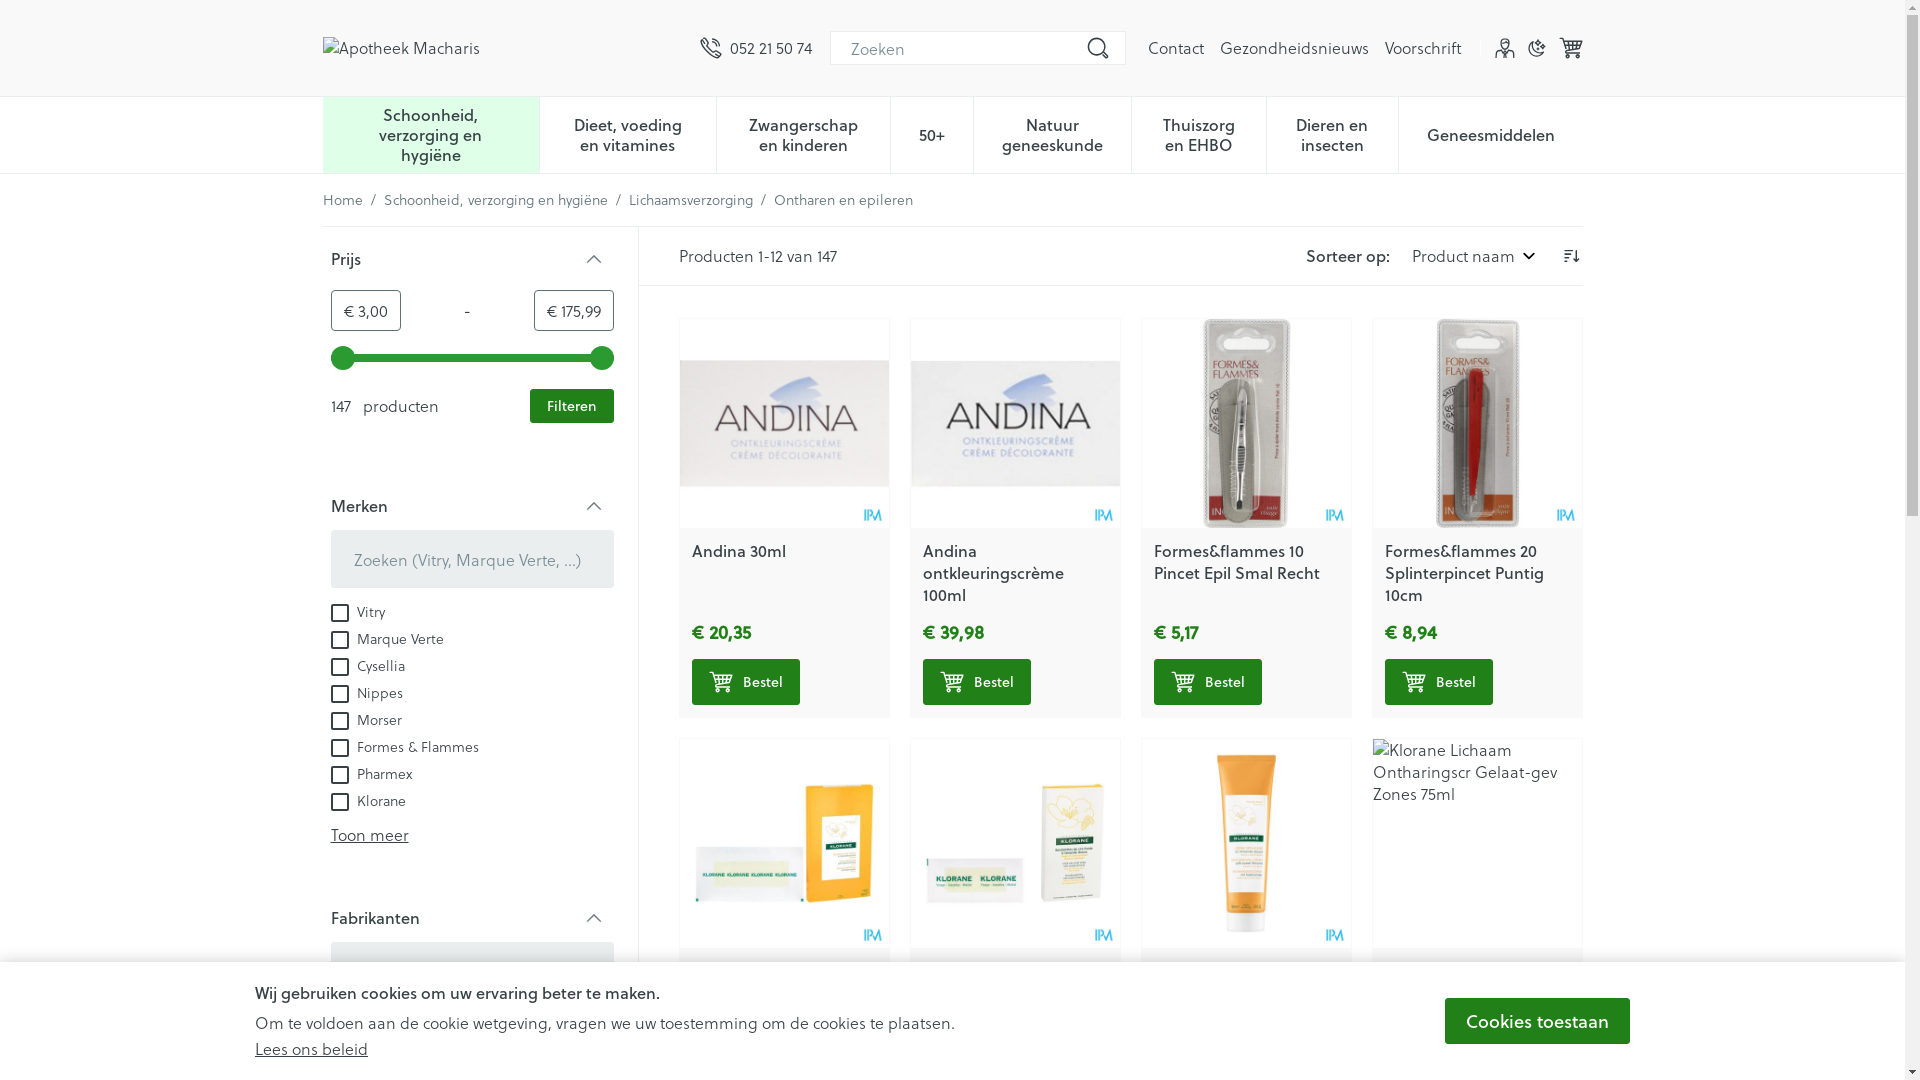 The width and height of the screenshot is (1920, 1080). What do you see at coordinates (803, 132) in the screenshot?
I see `'Zwangerschap en kinderen'` at bounding box center [803, 132].